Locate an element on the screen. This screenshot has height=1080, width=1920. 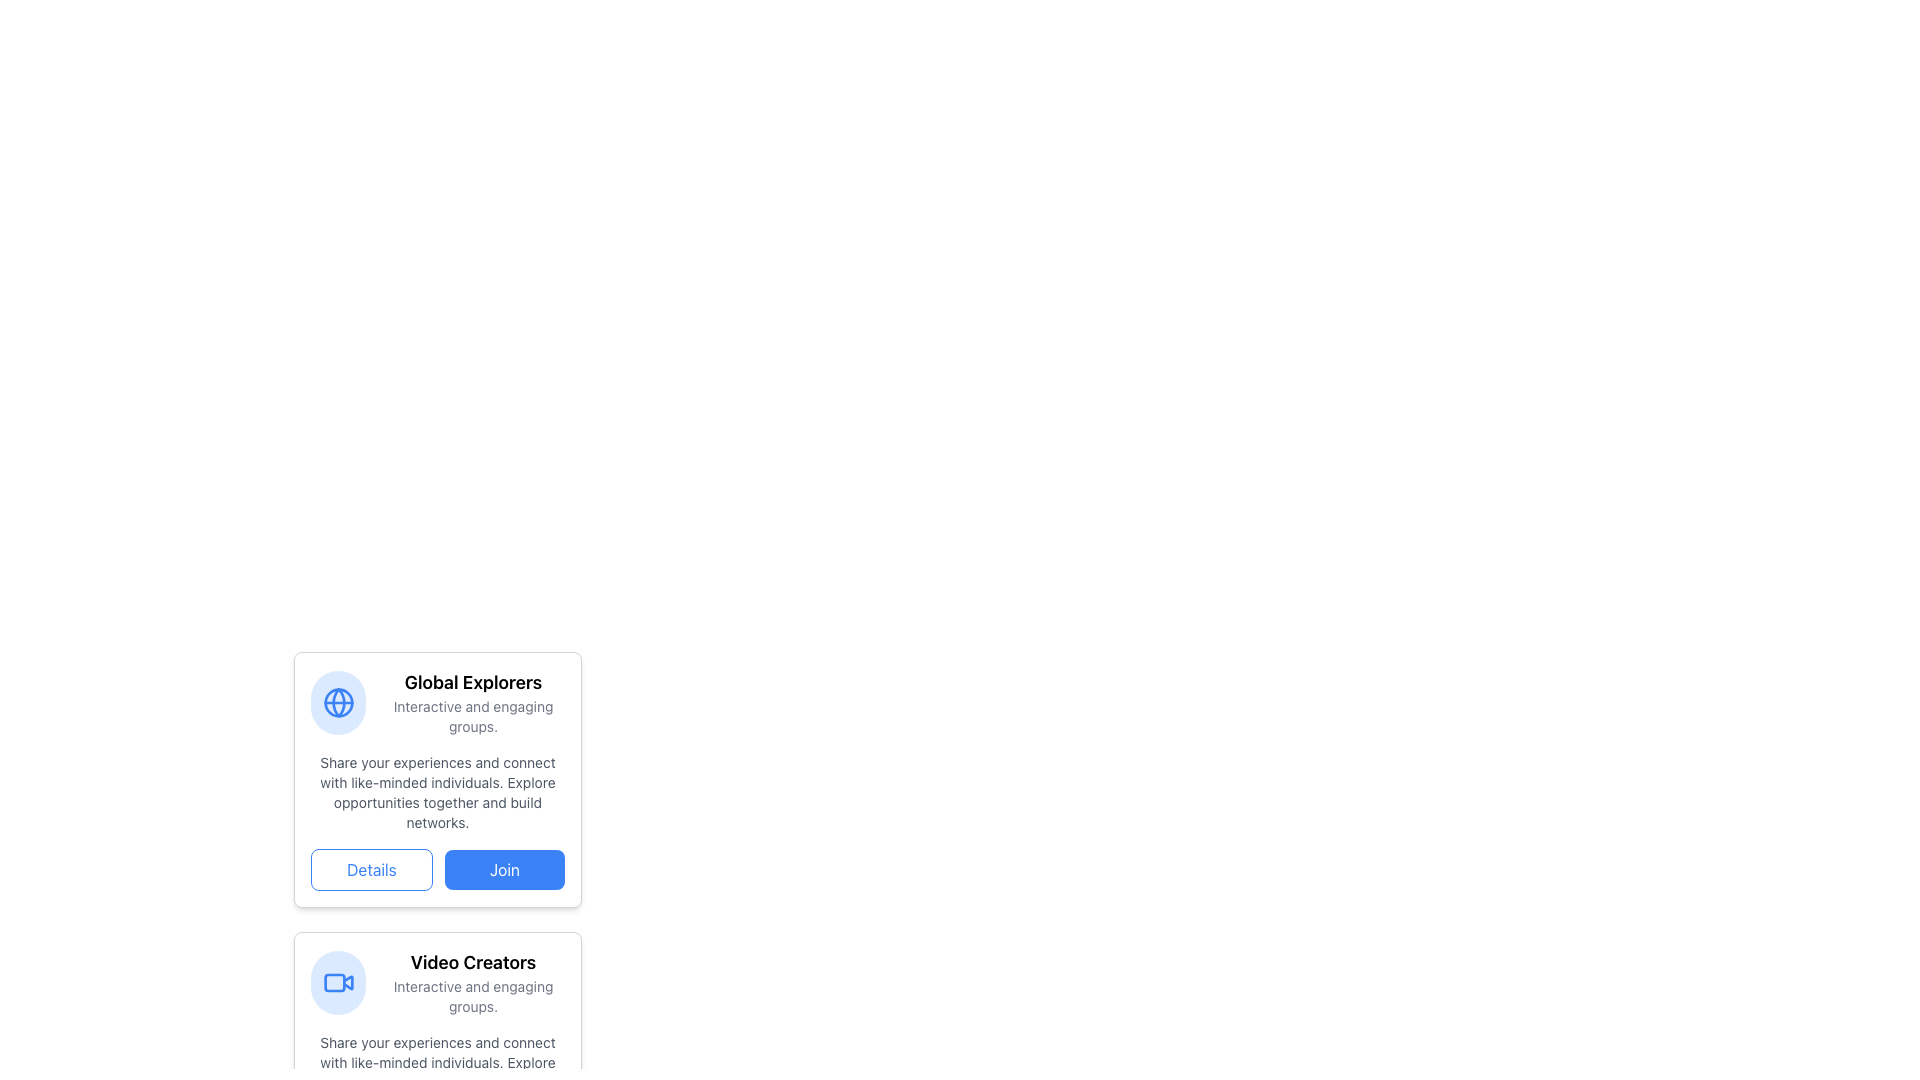
the 'Global Explorers' Informational Card Section, which features a globe icon and a title with subtext, located at the top of the vertical stack of containers is located at coordinates (436, 701).